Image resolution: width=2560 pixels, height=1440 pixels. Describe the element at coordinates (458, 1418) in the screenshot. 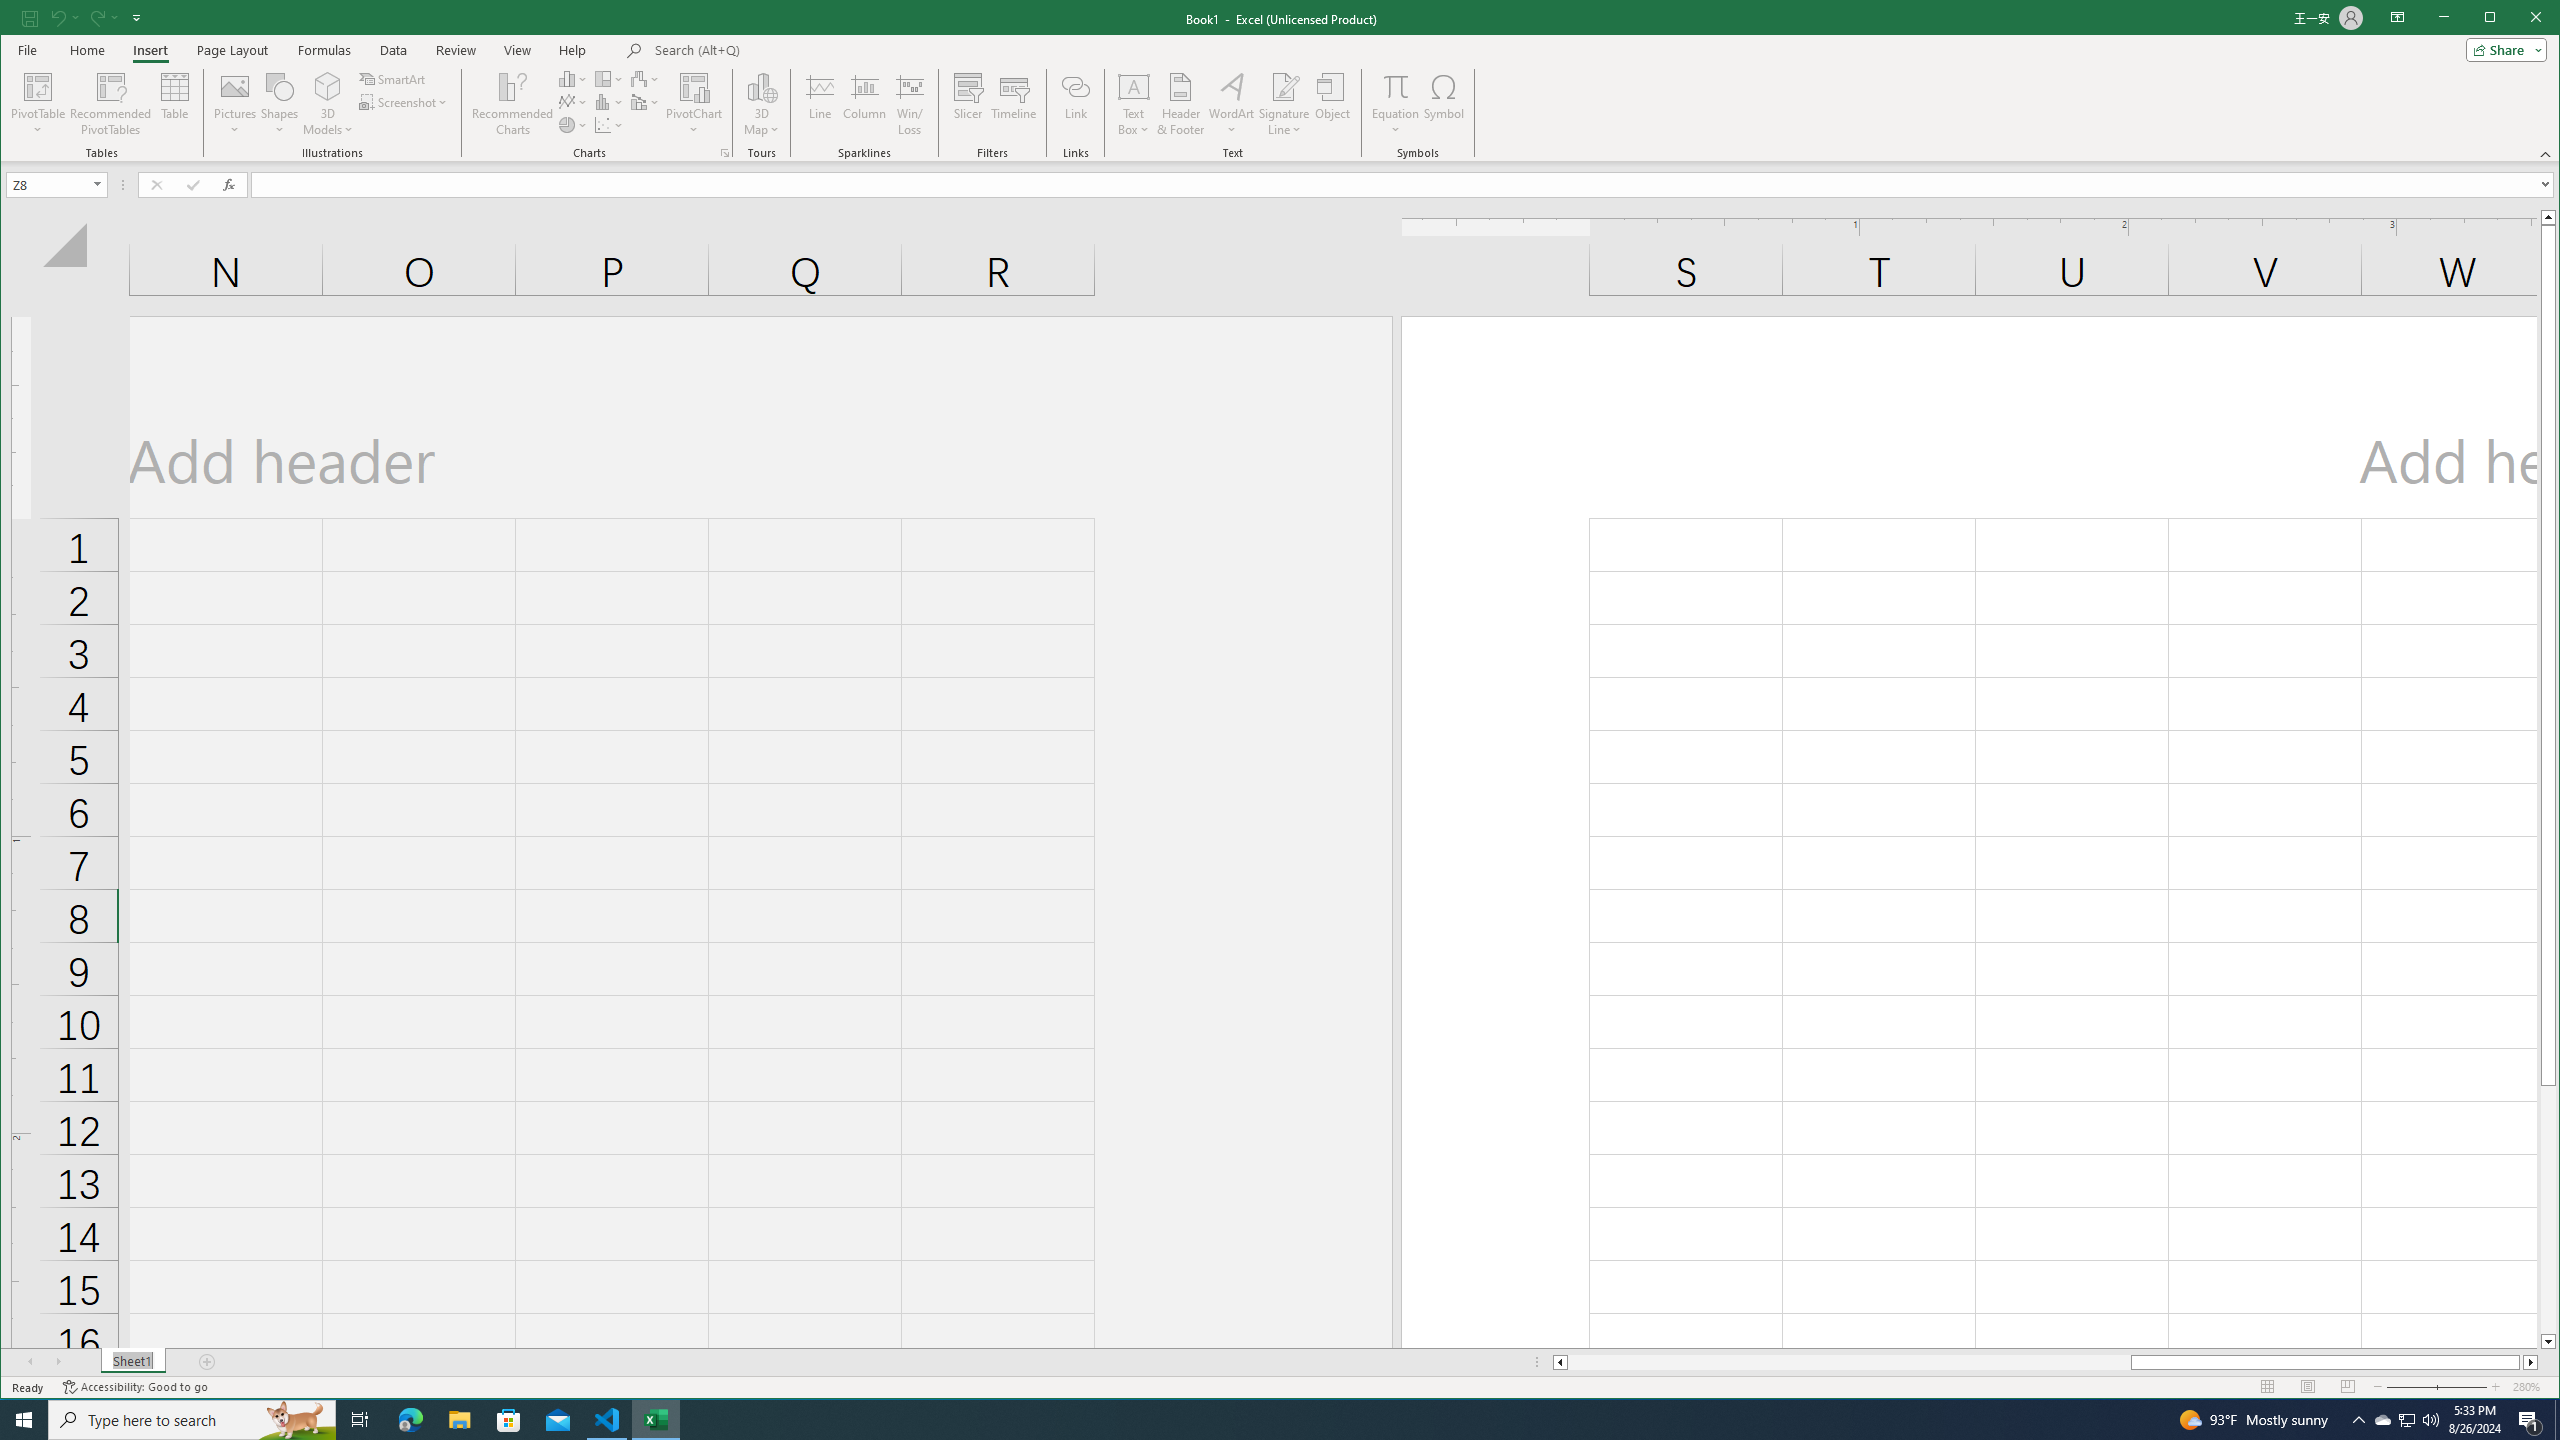

I see `'File Explorer'` at that location.